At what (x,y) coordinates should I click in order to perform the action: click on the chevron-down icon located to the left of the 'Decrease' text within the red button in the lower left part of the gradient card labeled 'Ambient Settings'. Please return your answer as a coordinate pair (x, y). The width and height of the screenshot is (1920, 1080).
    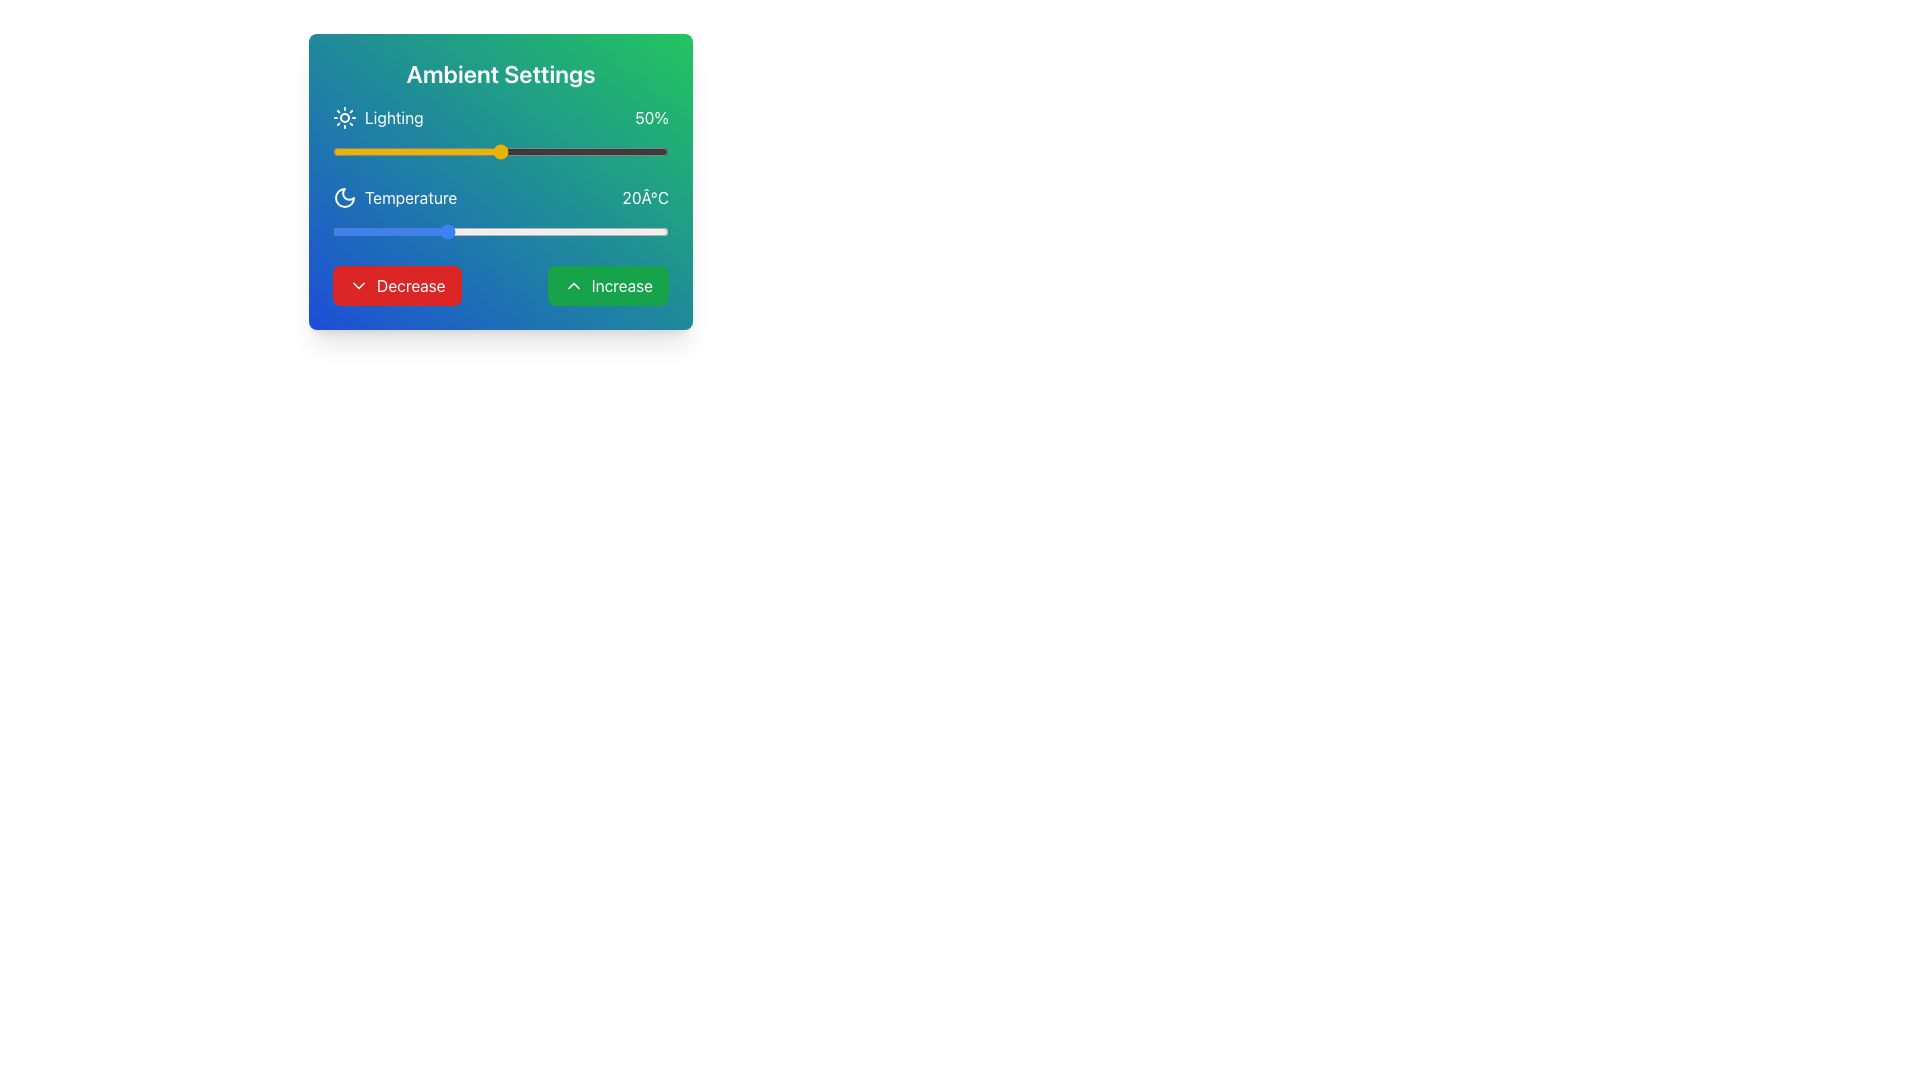
    Looking at the image, I should click on (359, 285).